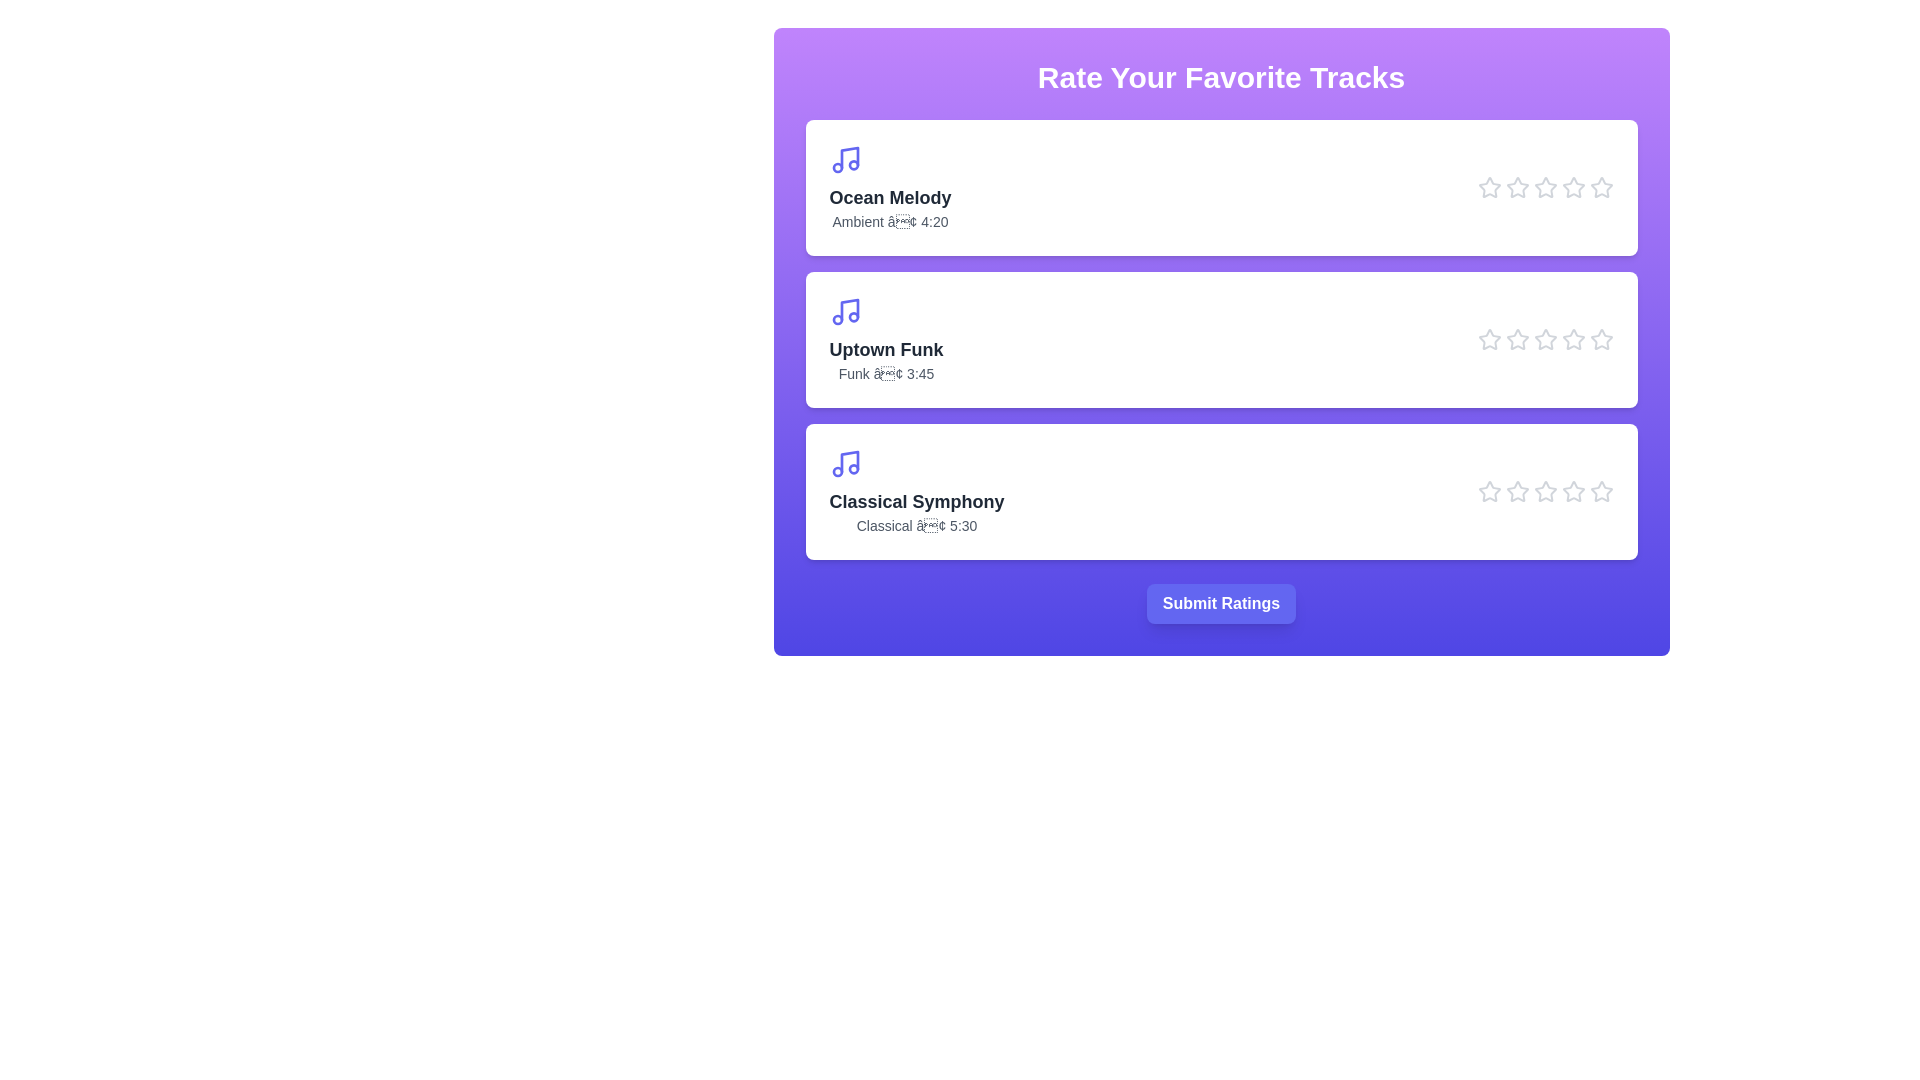  I want to click on the star icon corresponding to Classical Symphony at 5 stars to preview the rating, so click(1601, 492).